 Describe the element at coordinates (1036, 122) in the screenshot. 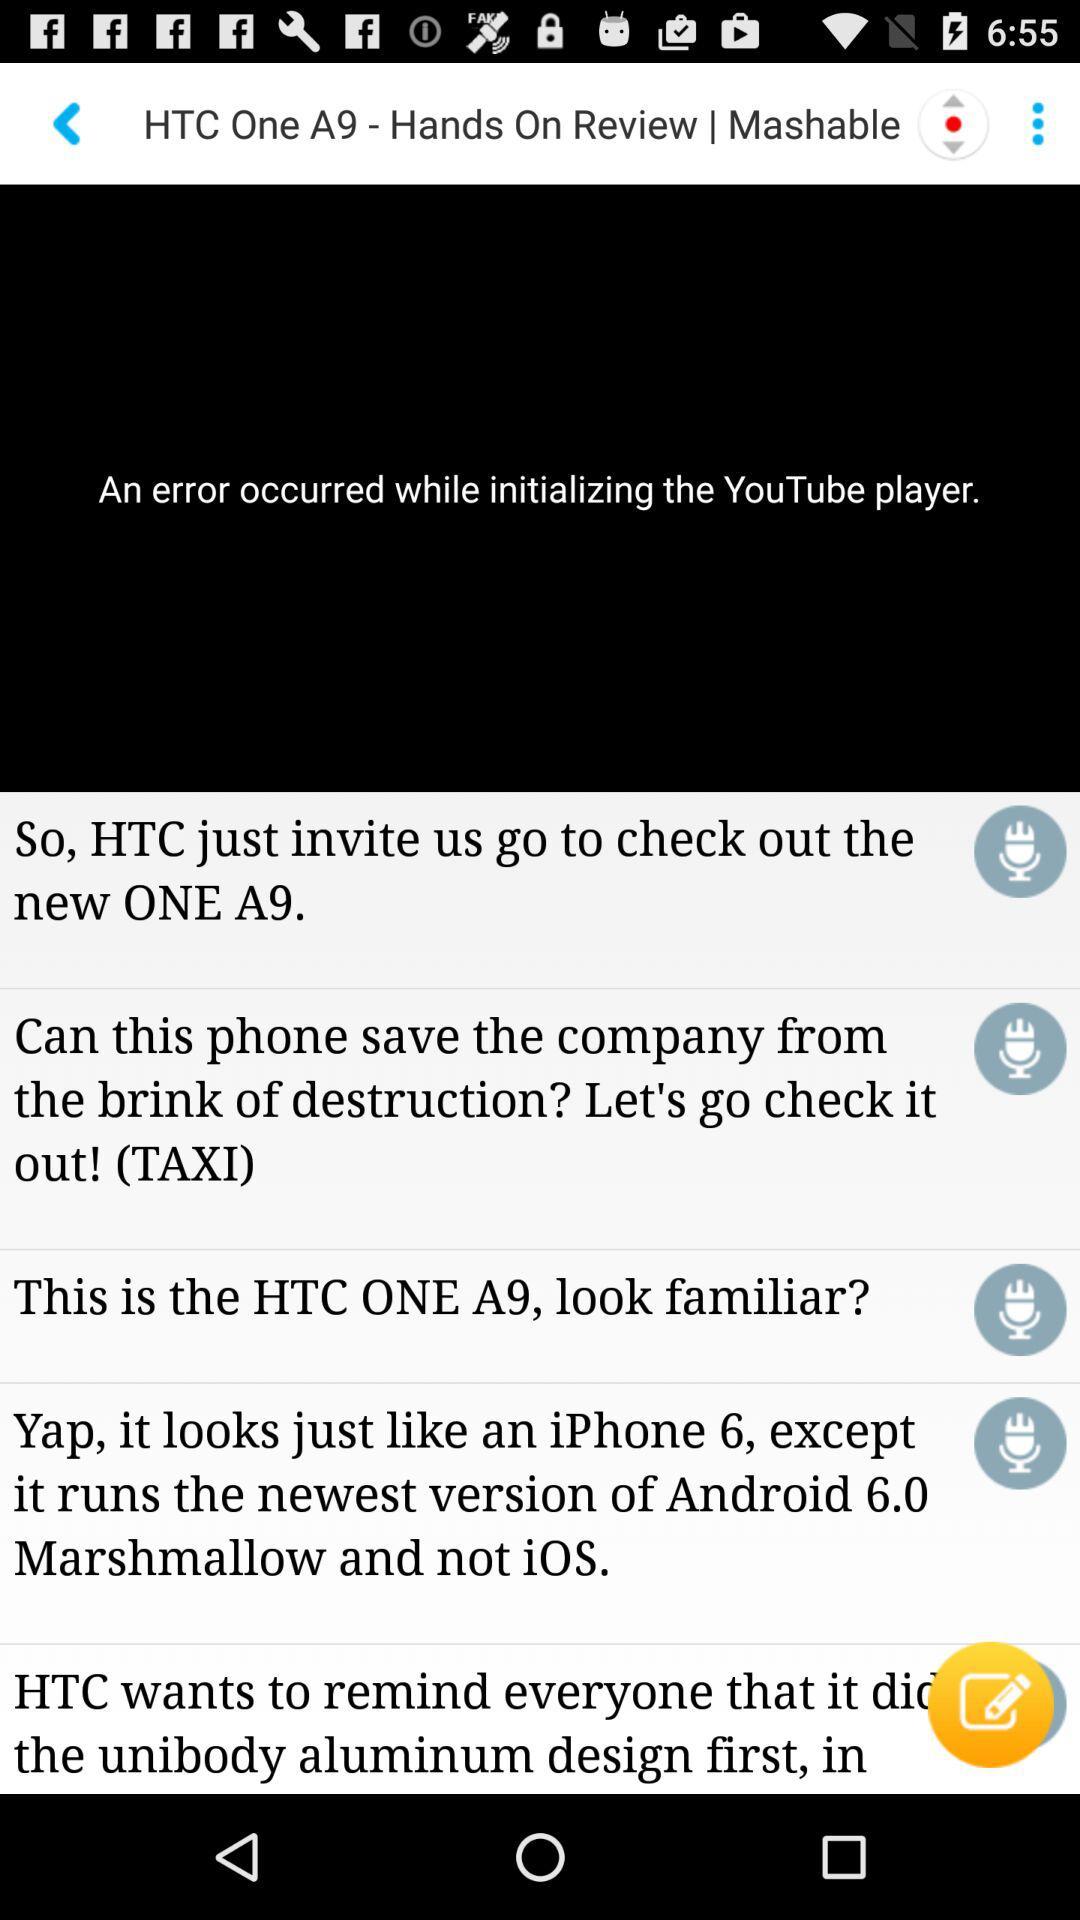

I see `see more information` at that location.